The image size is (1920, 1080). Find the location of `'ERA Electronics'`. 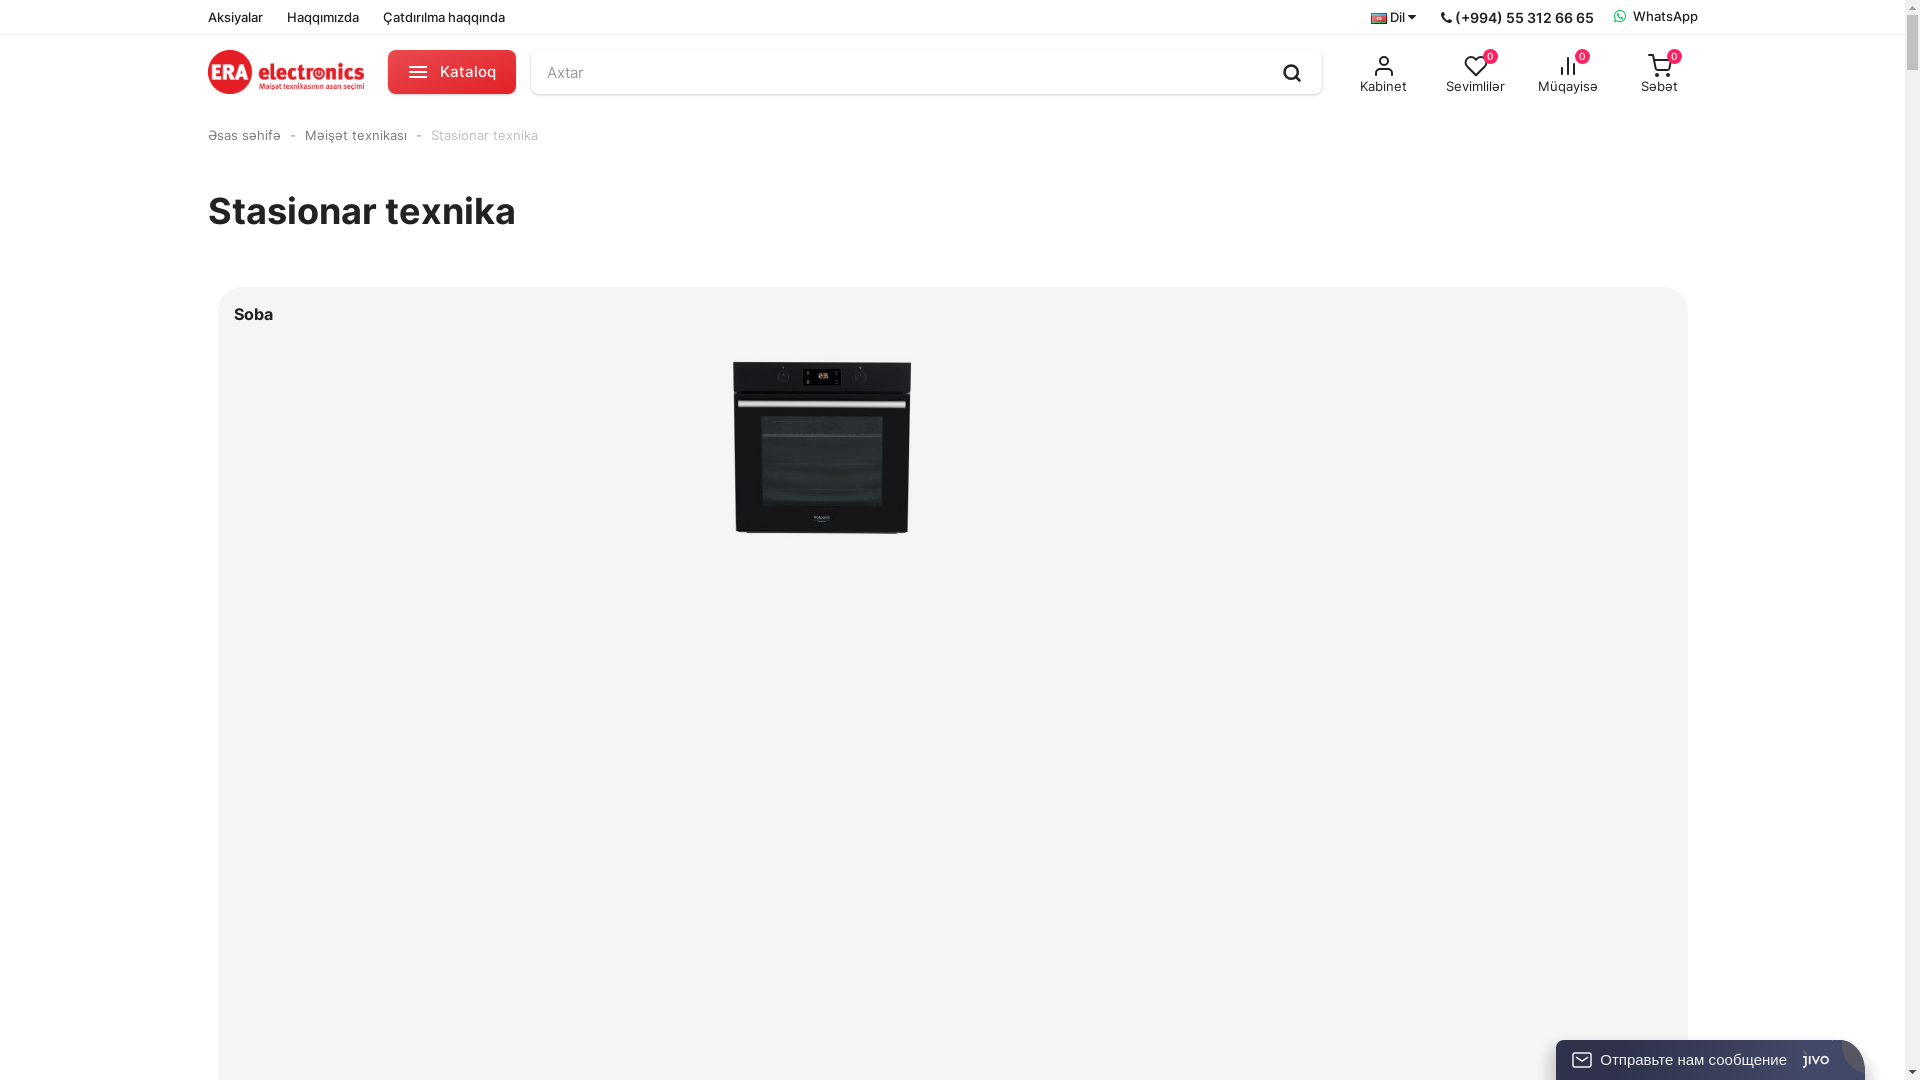

'ERA Electronics' is located at coordinates (285, 71).